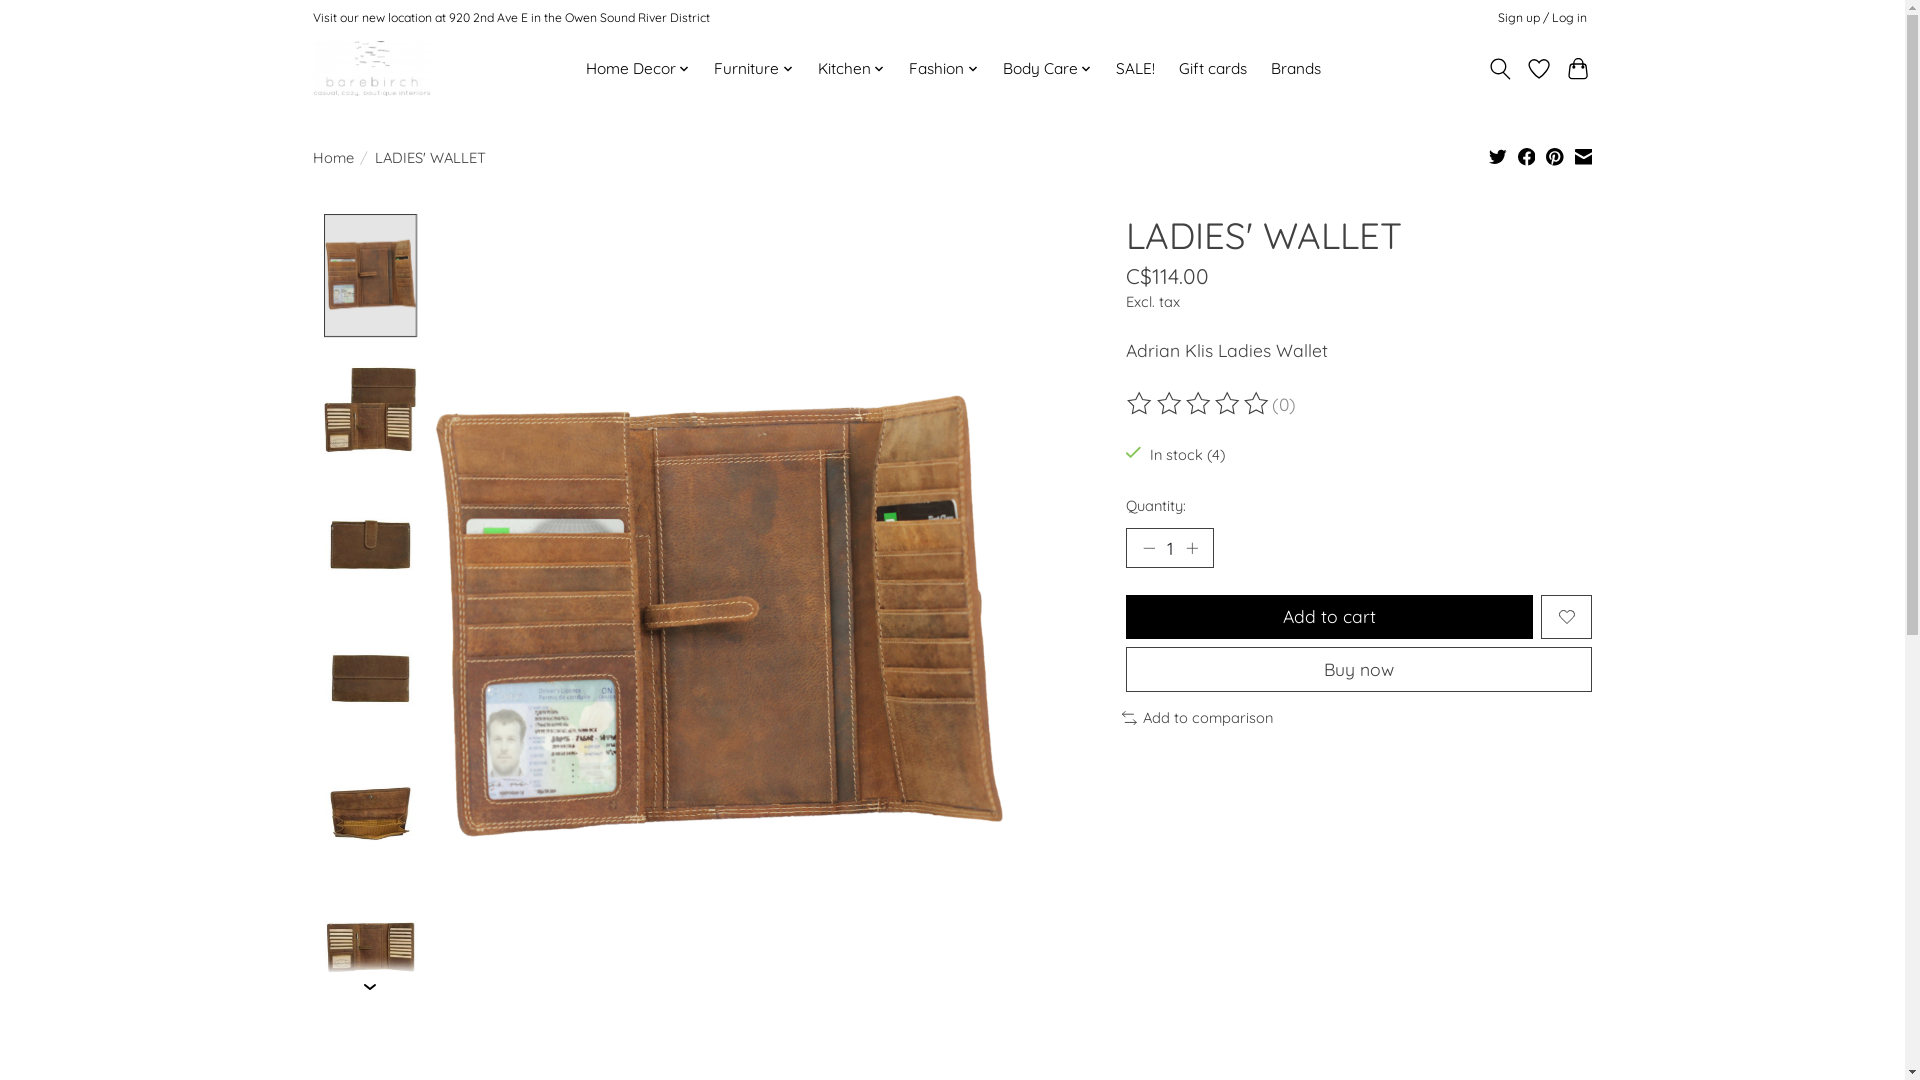 The image size is (1920, 1080). Describe the element at coordinates (1198, 716) in the screenshot. I see `'Add to comparison'` at that location.